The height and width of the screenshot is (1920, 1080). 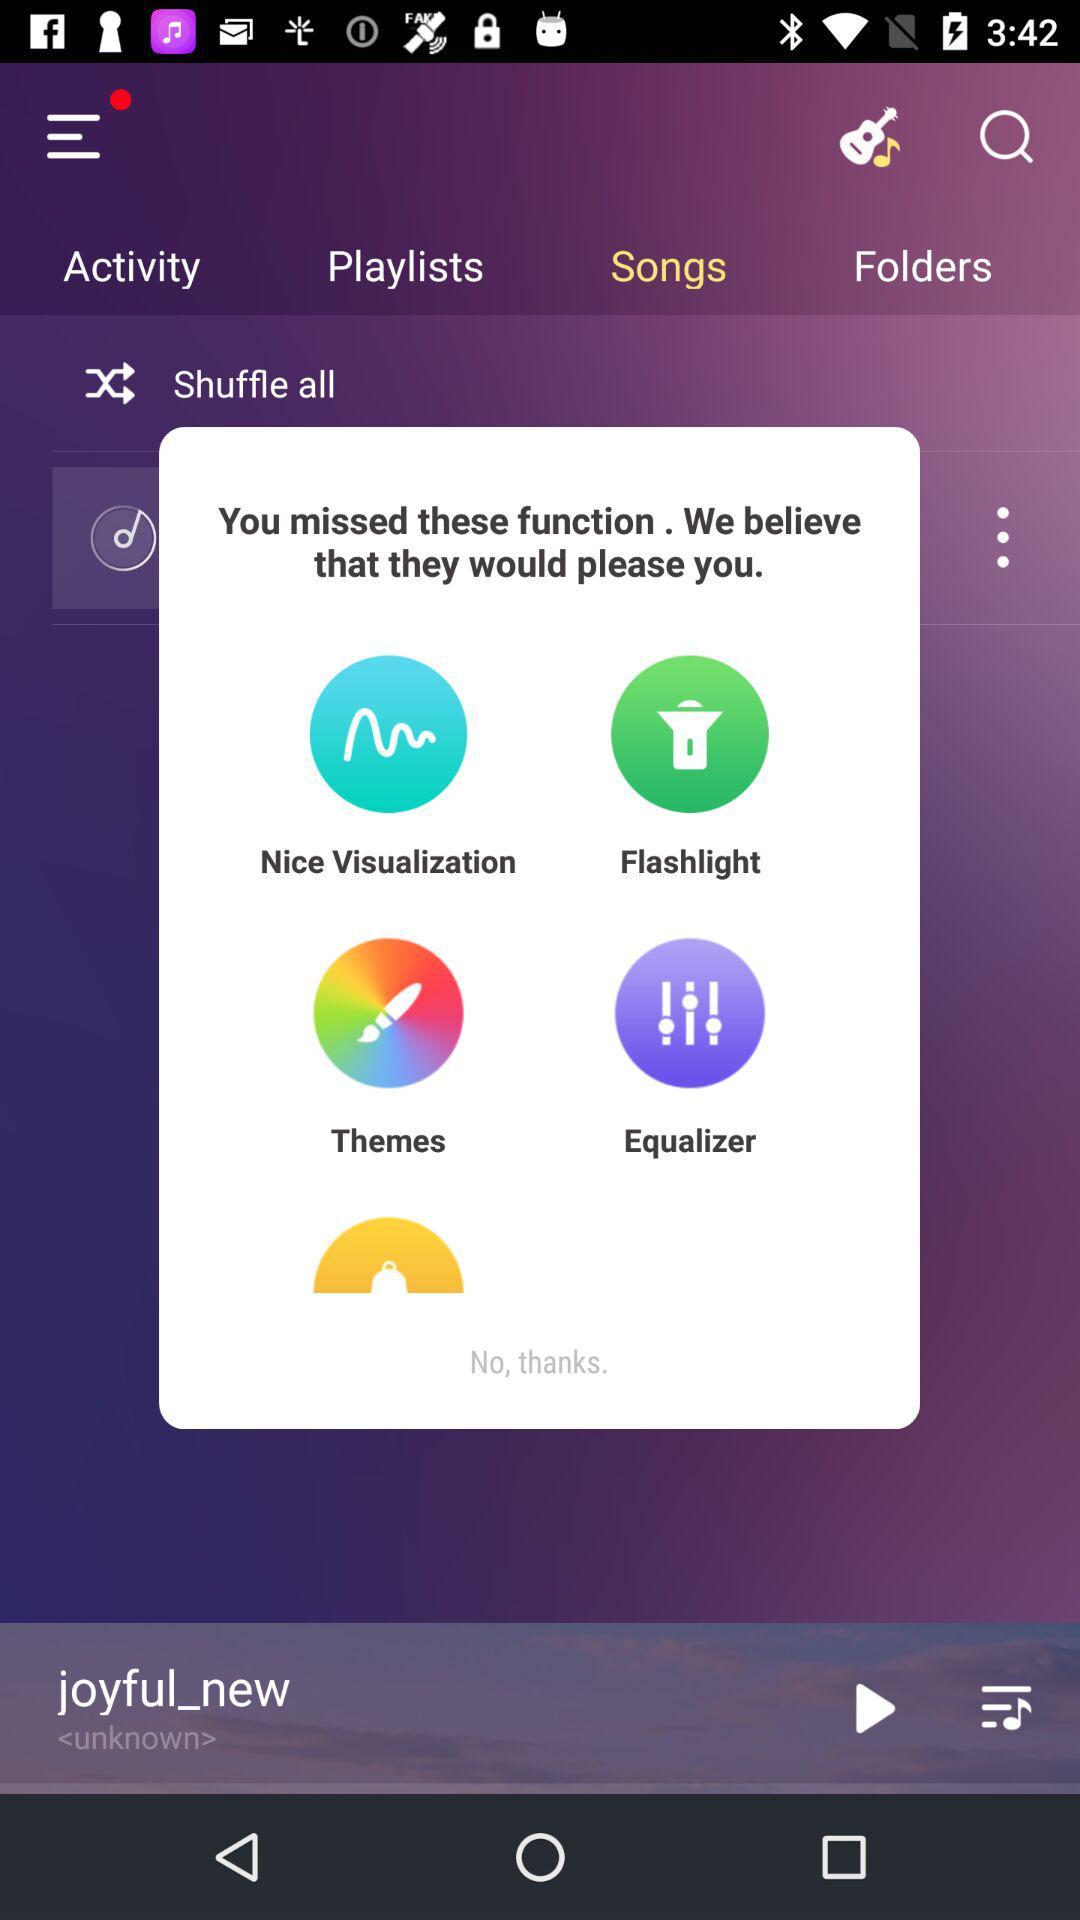 I want to click on the flashlight, so click(x=689, y=860).